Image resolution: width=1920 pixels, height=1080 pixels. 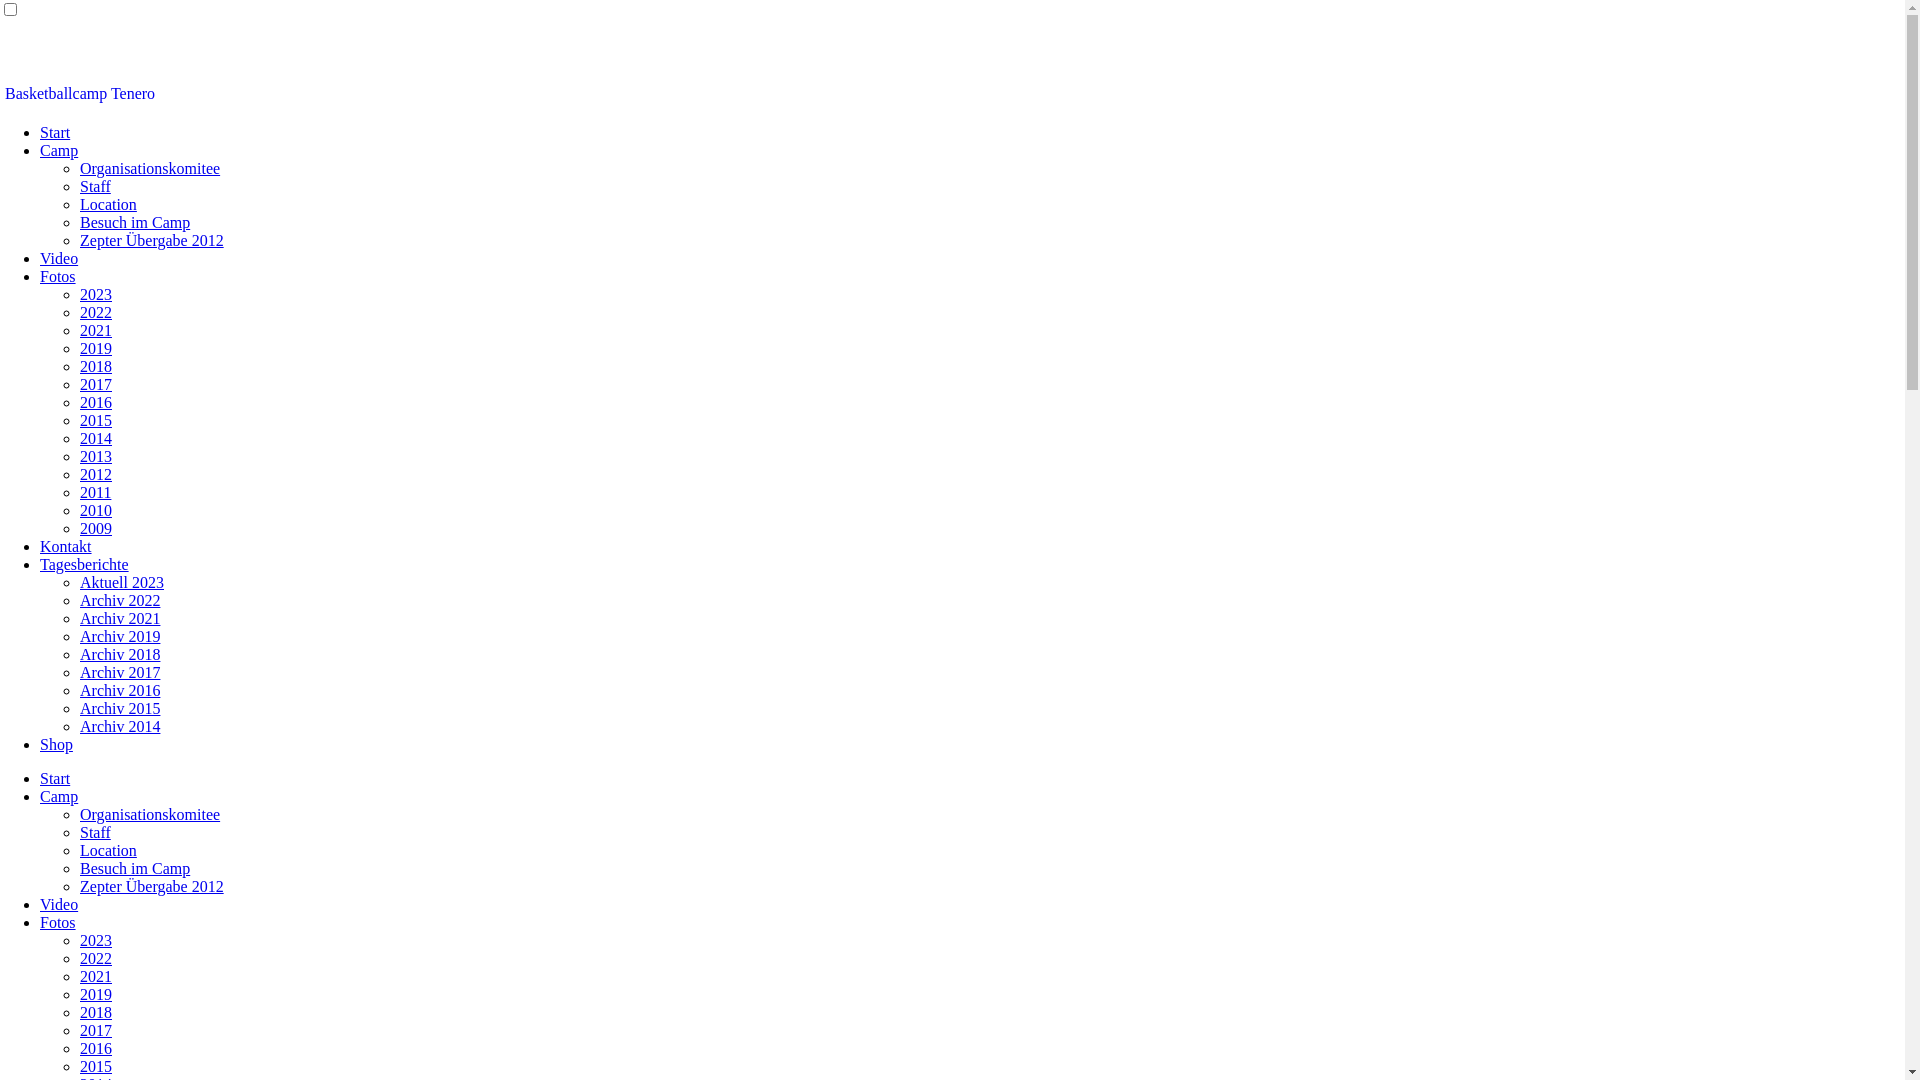 I want to click on 'Fotos', so click(x=57, y=922).